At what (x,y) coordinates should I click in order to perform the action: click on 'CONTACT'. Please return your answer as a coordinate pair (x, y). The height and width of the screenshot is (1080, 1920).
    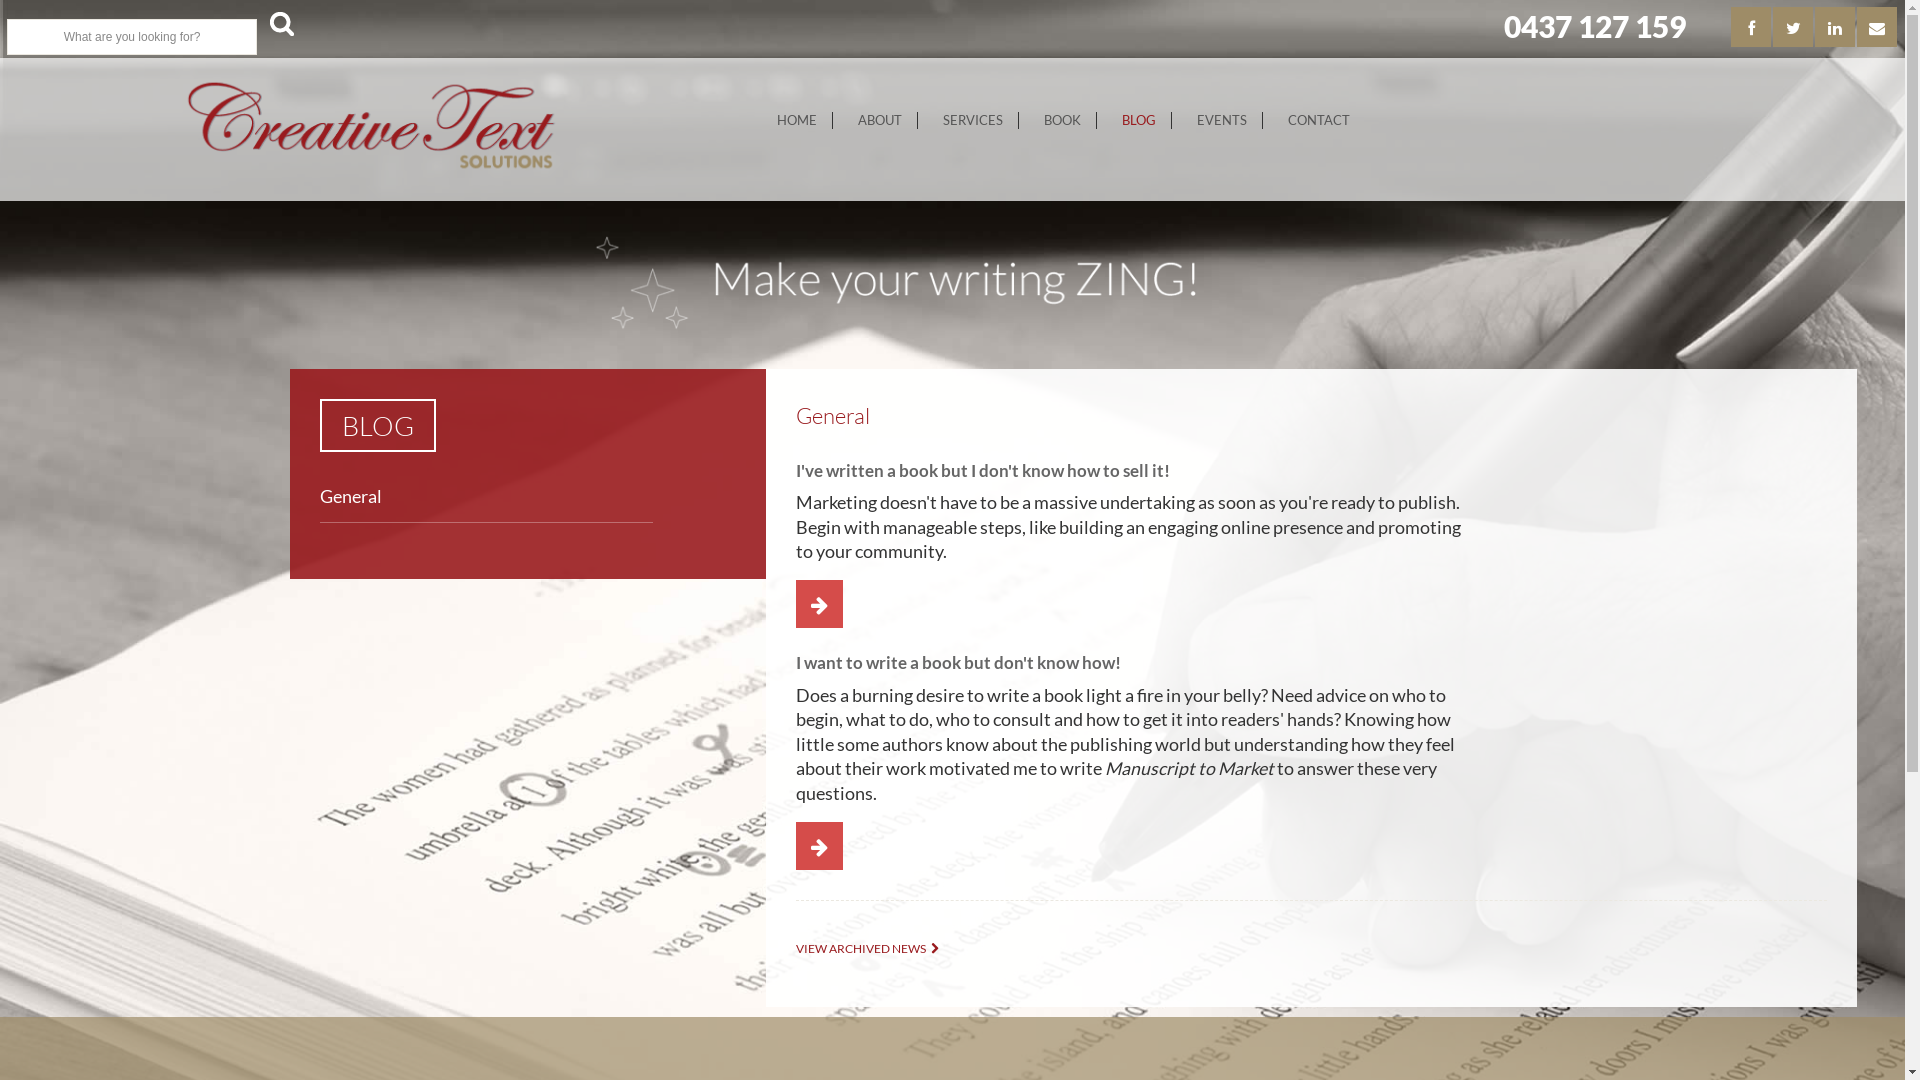
    Looking at the image, I should click on (1319, 120).